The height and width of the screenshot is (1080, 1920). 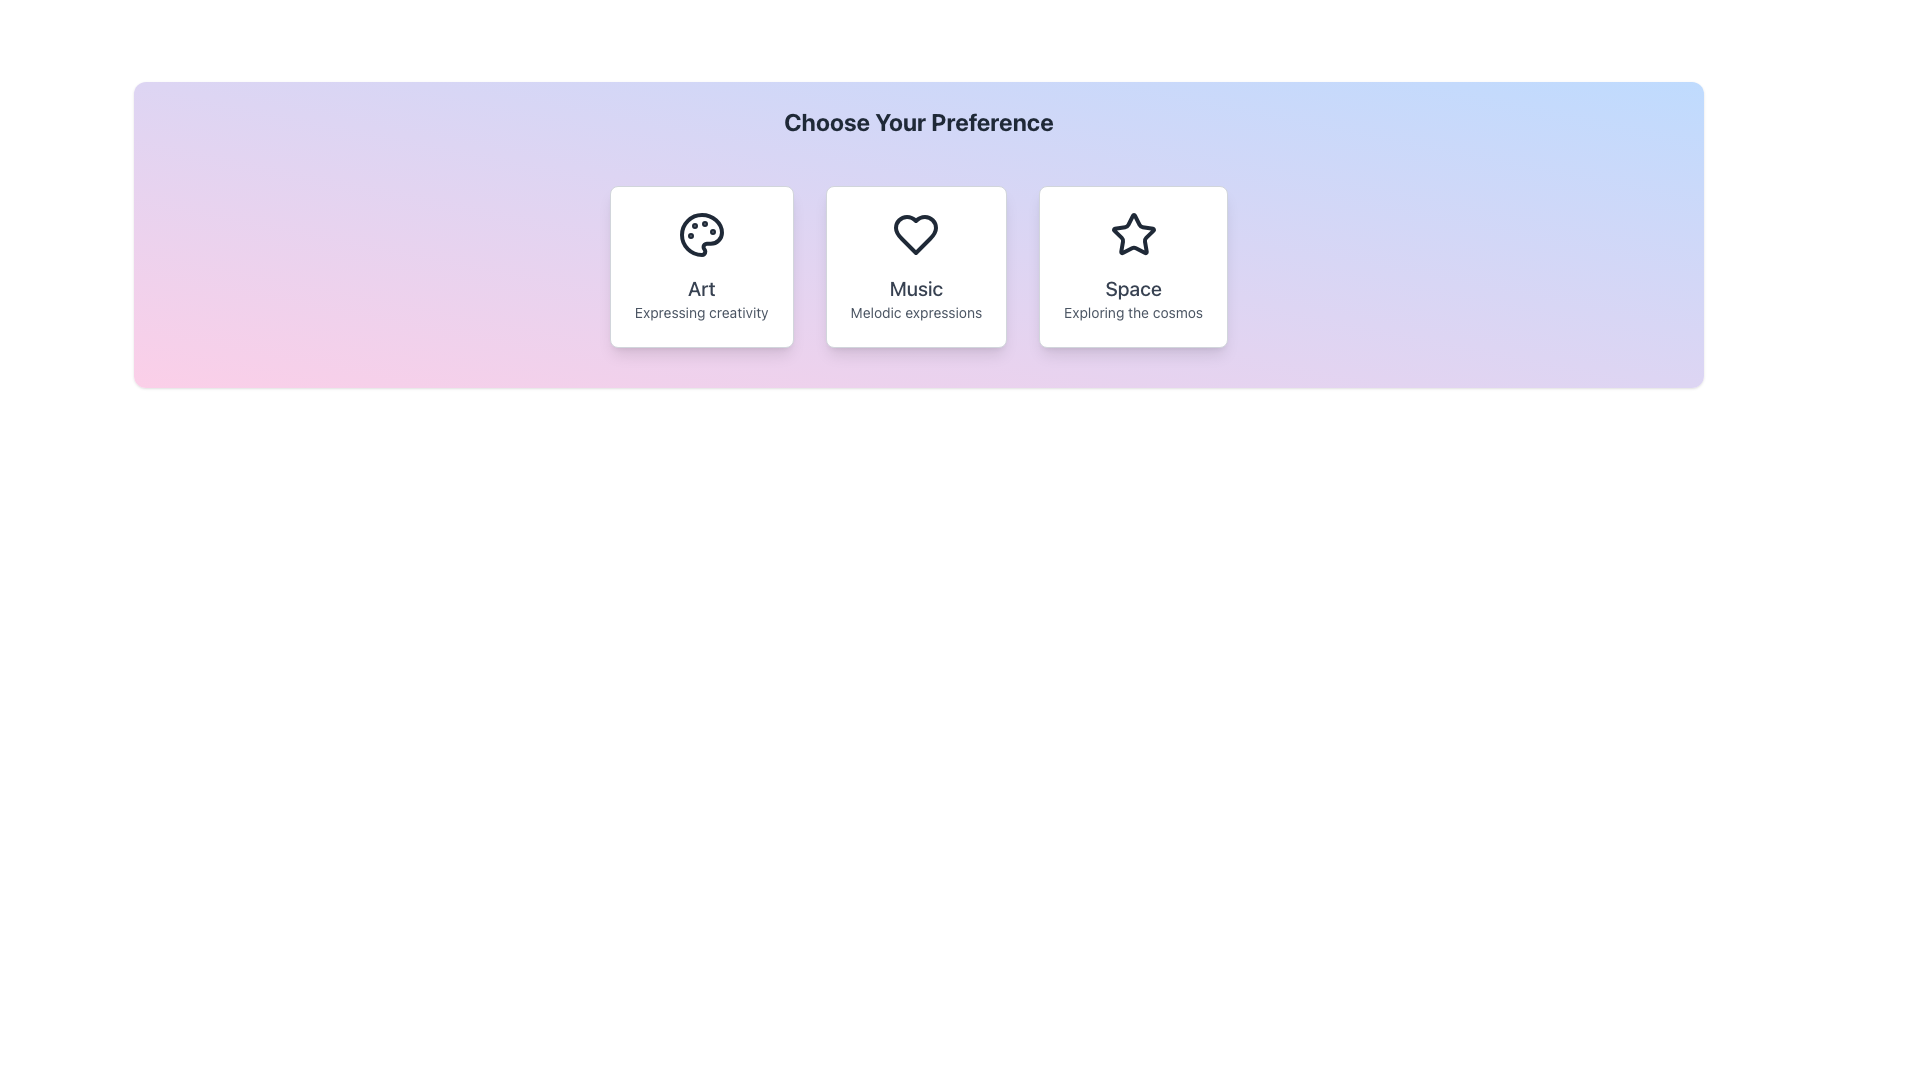 What do you see at coordinates (701, 312) in the screenshot?
I see `the text label 'Expressing creativity' styled in gray font, which is located beneath the 'Art' section in a card-like structure` at bounding box center [701, 312].